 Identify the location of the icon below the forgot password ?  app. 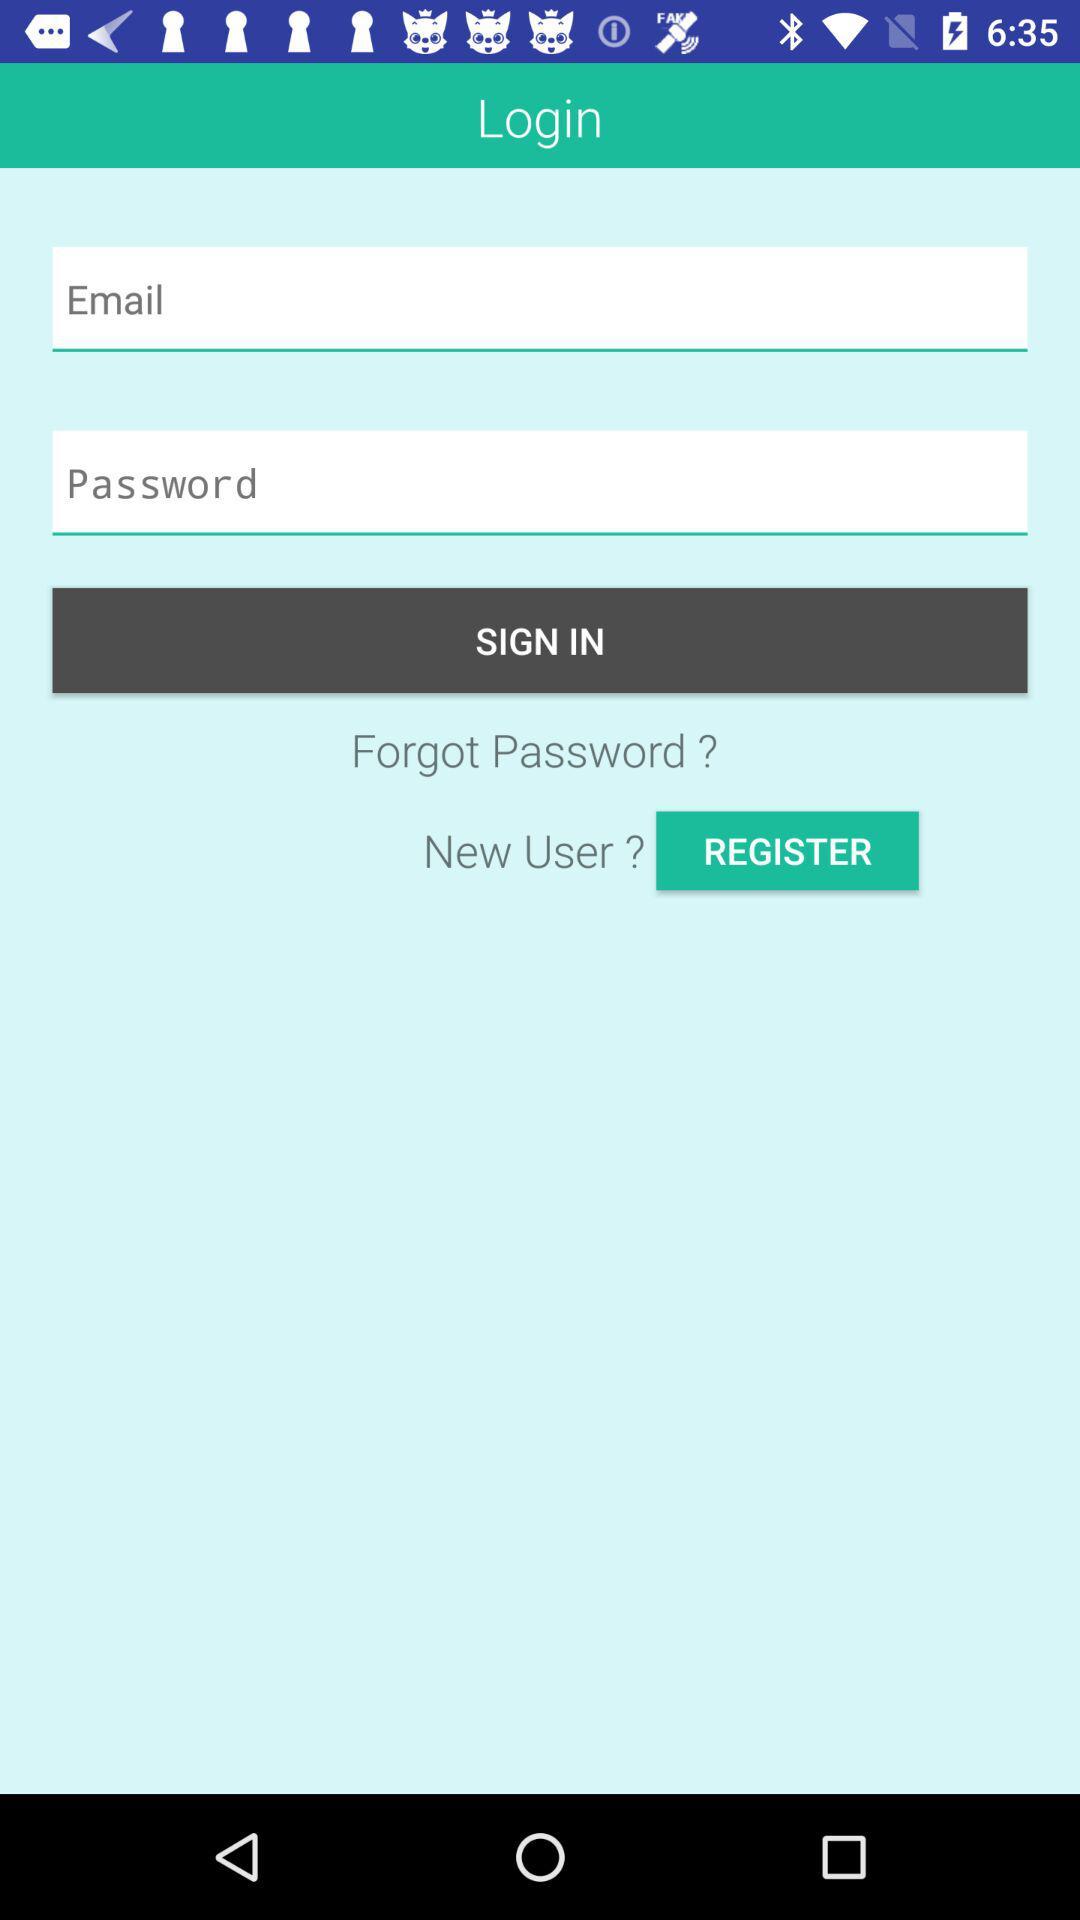
(786, 850).